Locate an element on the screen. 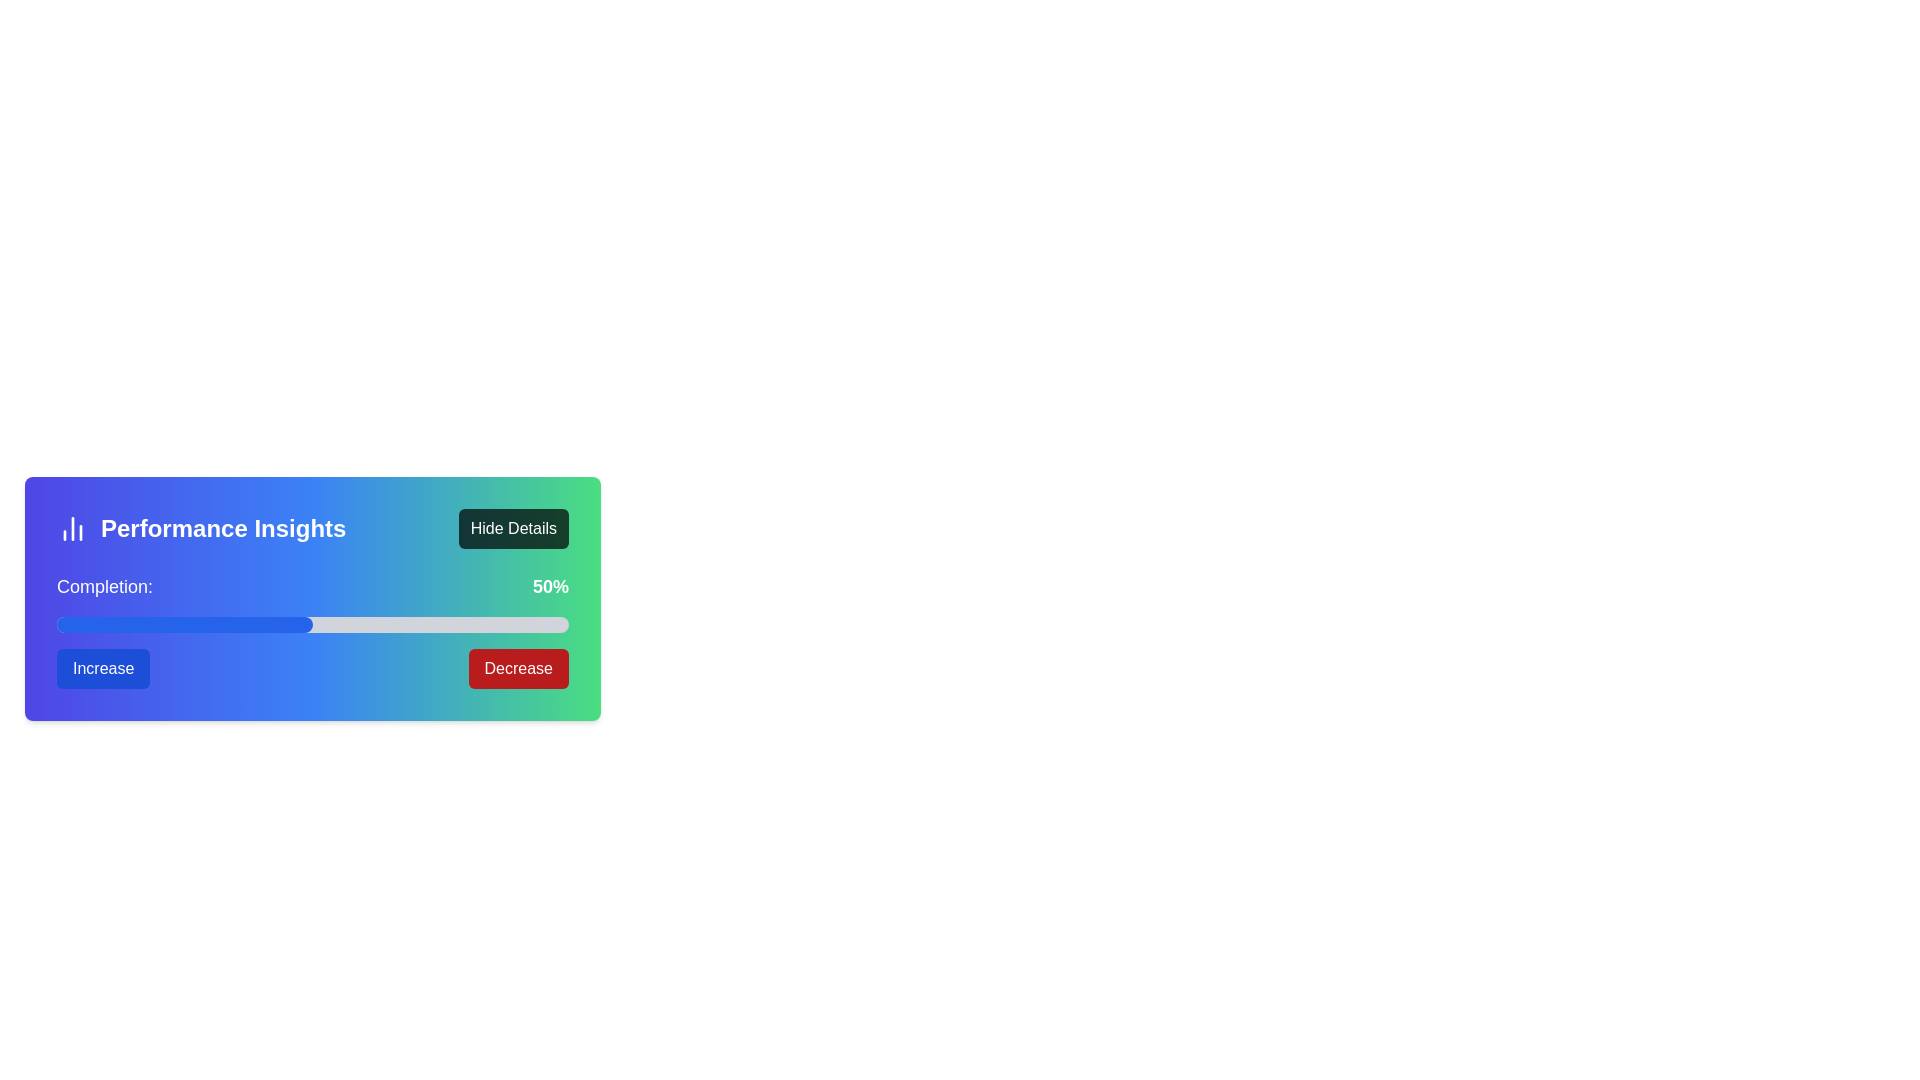 The width and height of the screenshot is (1920, 1080). text content of the 'Hide Details' text label, which is styled with white text on a black background and located in the top-right section of a card-like interface is located at coordinates (513, 527).